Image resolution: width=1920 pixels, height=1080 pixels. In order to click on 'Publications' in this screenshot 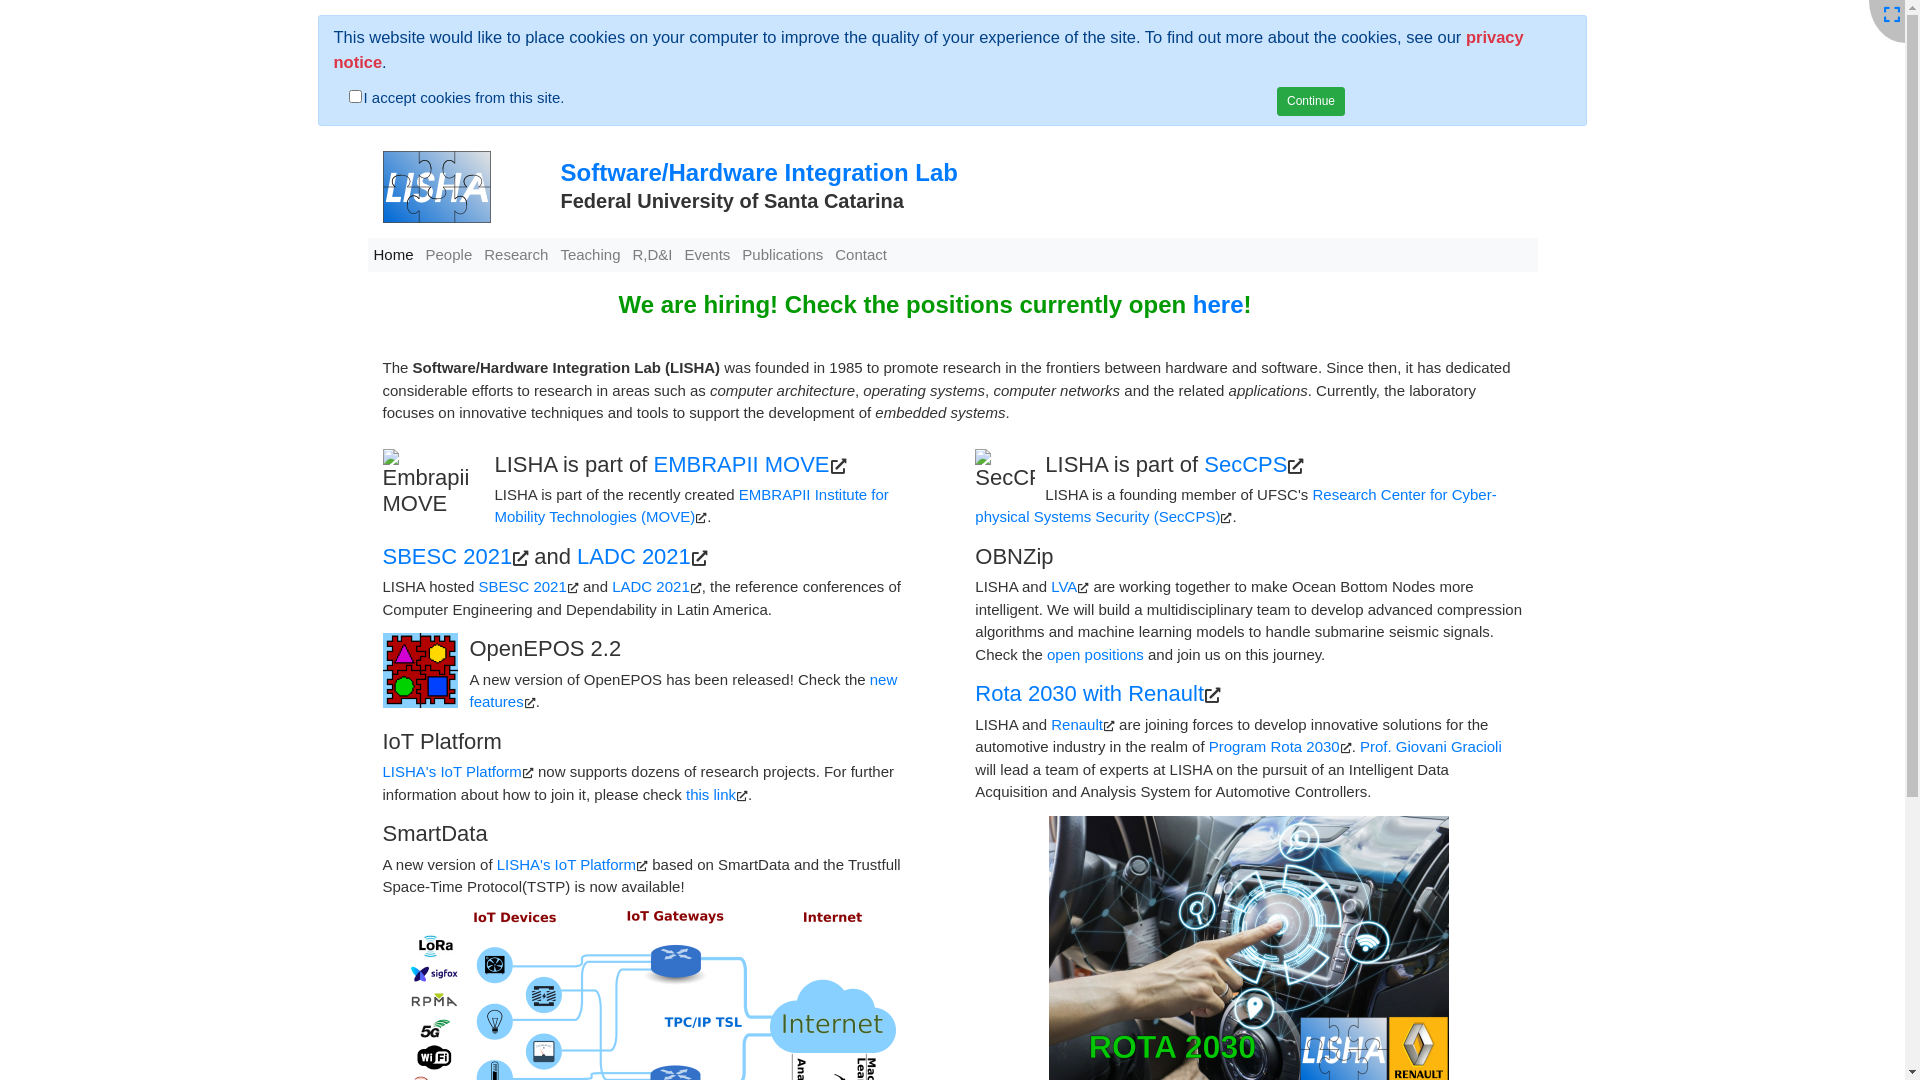, I will do `click(781, 254)`.